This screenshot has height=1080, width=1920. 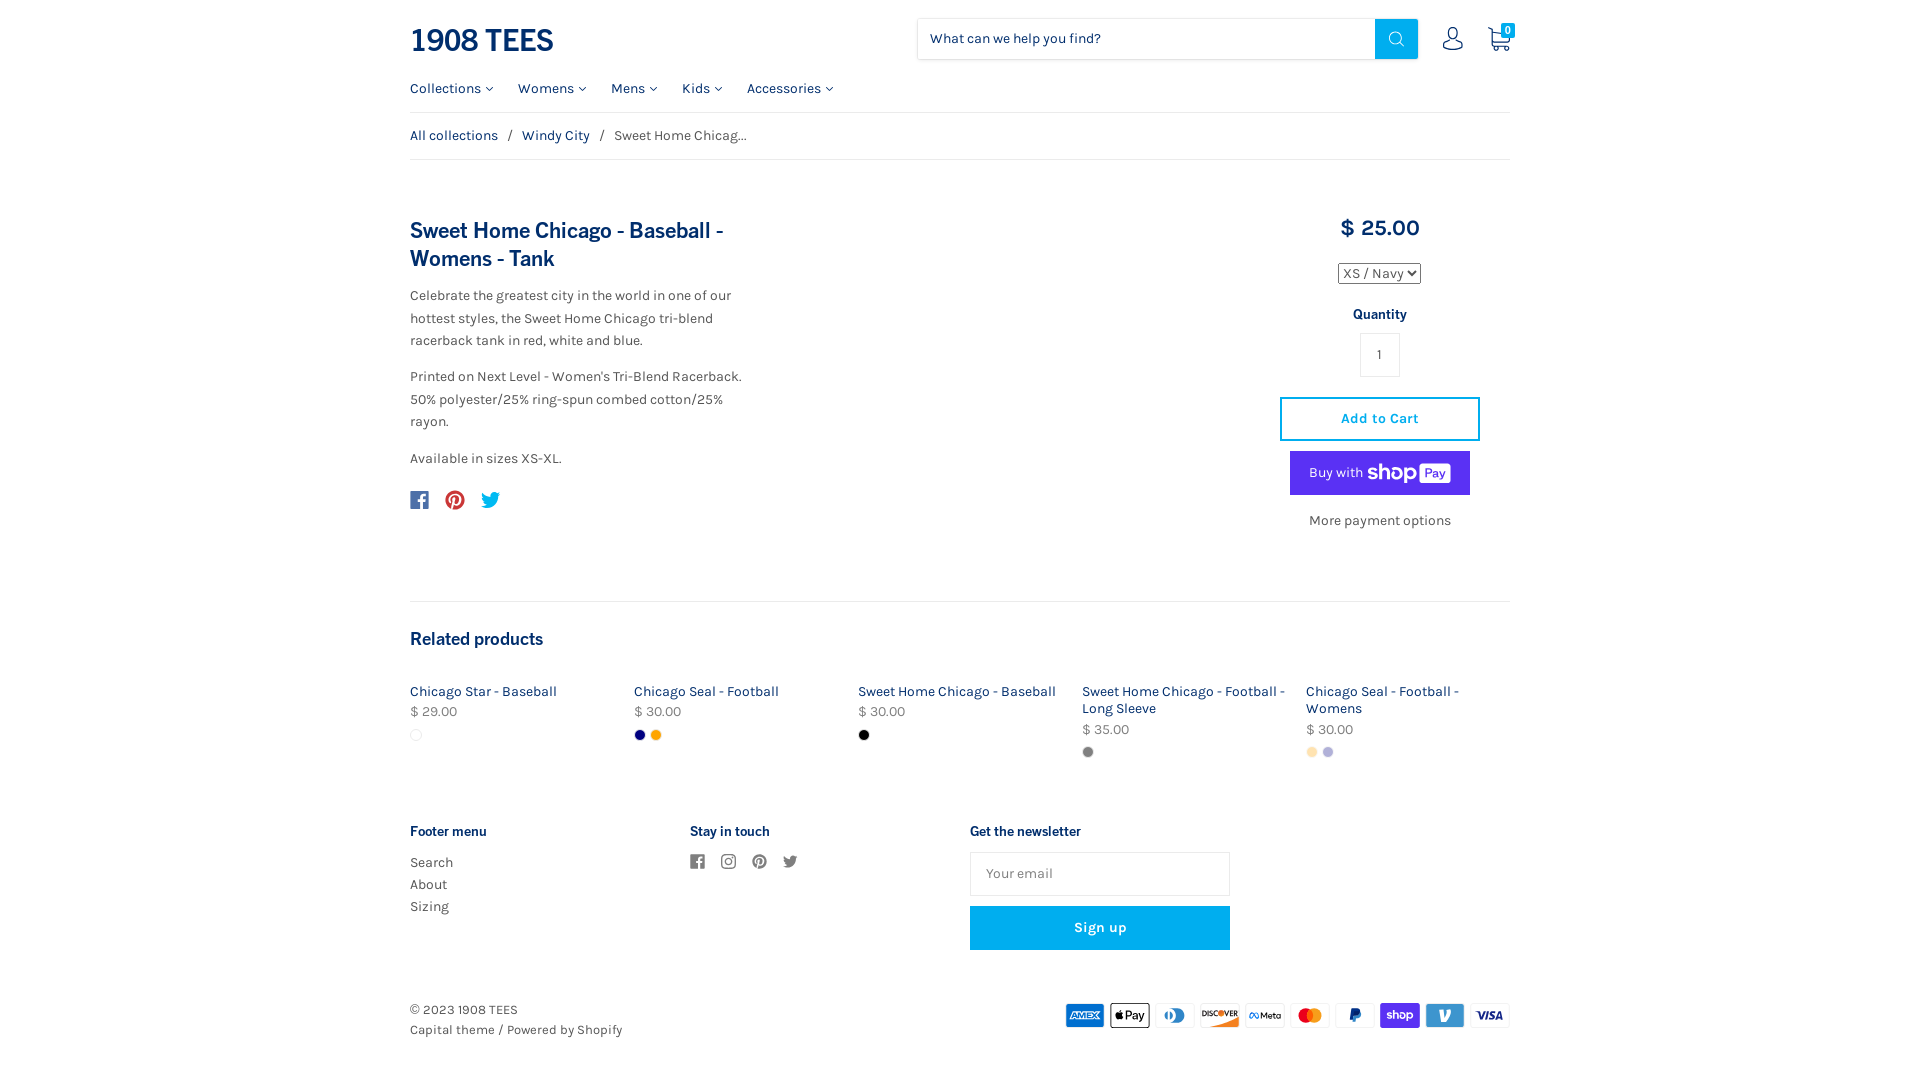 What do you see at coordinates (454, 499) in the screenshot?
I see `'Pinterest'` at bounding box center [454, 499].